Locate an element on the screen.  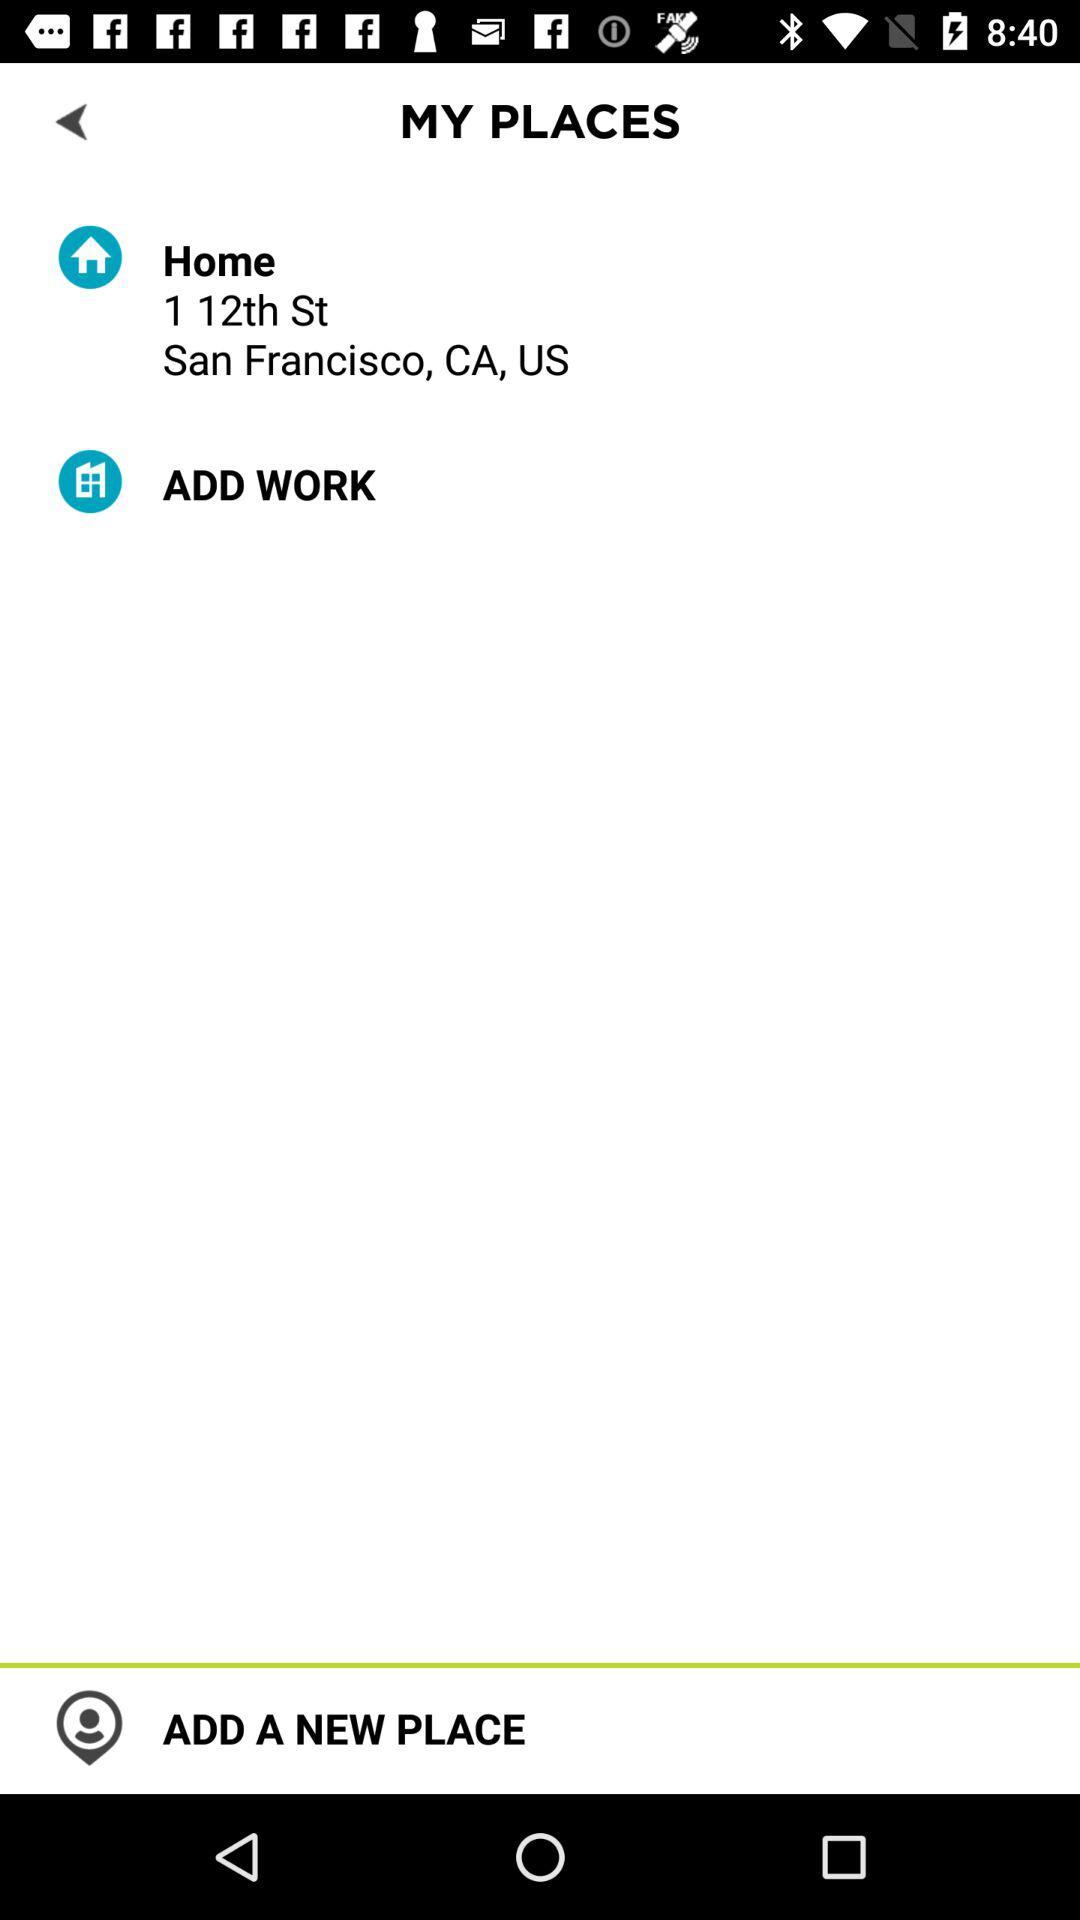
the item below the home 1 12th icon is located at coordinates (268, 483).